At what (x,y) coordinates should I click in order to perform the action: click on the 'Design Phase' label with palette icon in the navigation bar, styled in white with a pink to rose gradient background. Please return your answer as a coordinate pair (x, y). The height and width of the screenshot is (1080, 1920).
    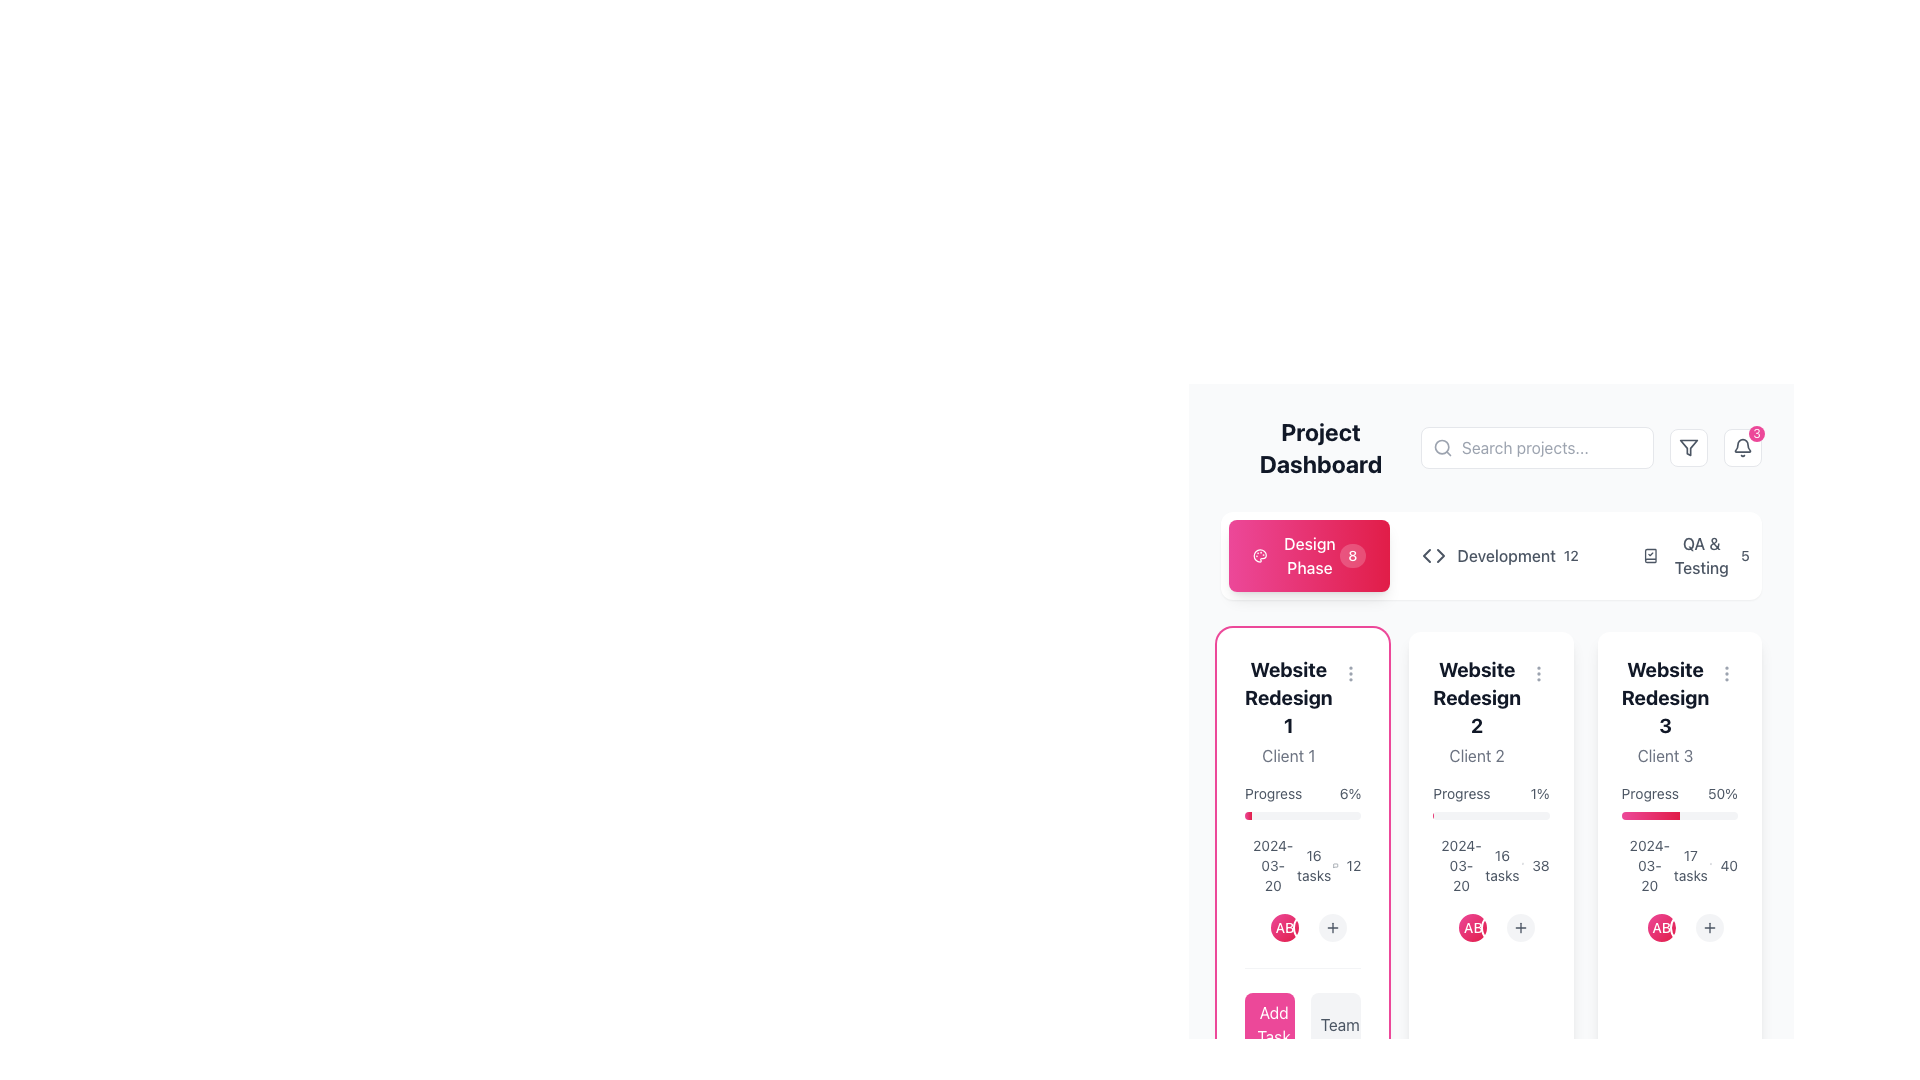
    Looking at the image, I should click on (1296, 555).